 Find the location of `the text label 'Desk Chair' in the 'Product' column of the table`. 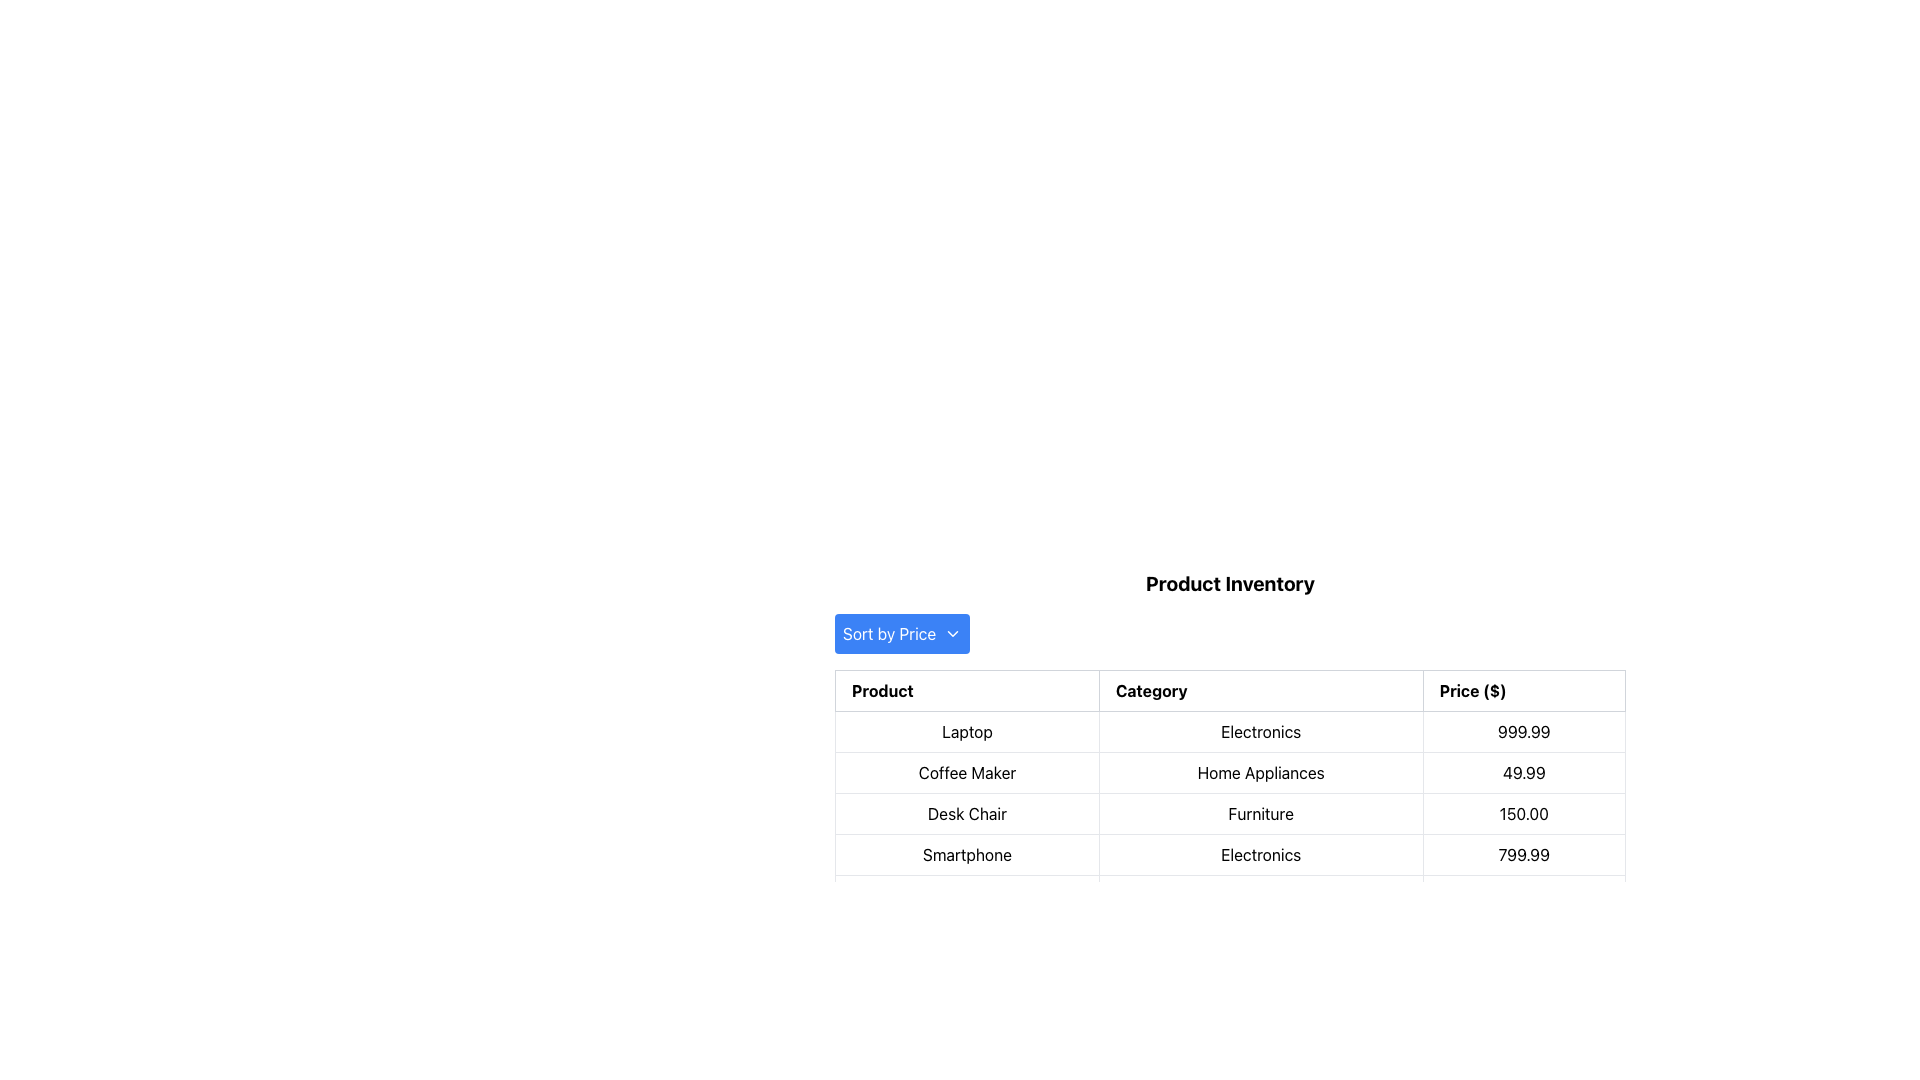

the text label 'Desk Chair' in the 'Product' column of the table is located at coordinates (967, 813).